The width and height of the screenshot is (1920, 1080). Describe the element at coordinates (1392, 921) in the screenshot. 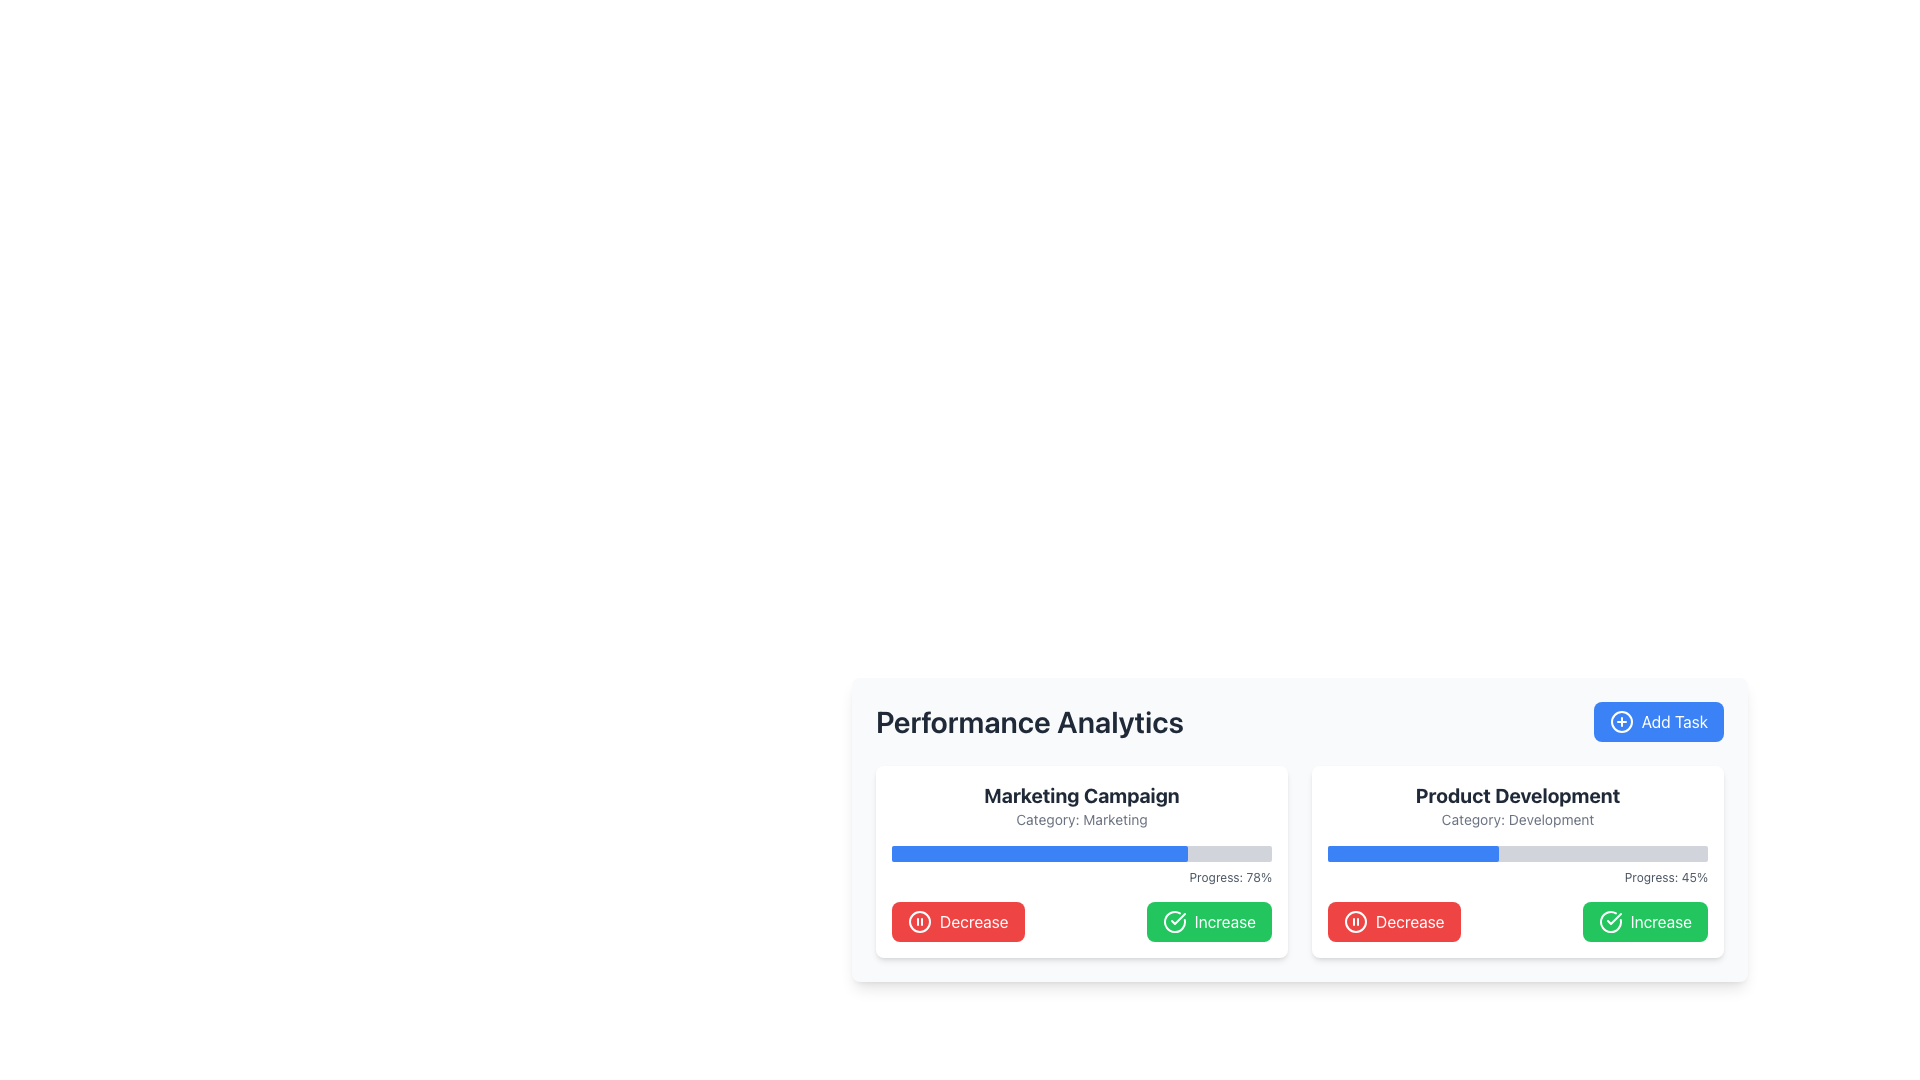

I see `the first button in the row below the progress bar associated with the 'Product Development' card` at that location.